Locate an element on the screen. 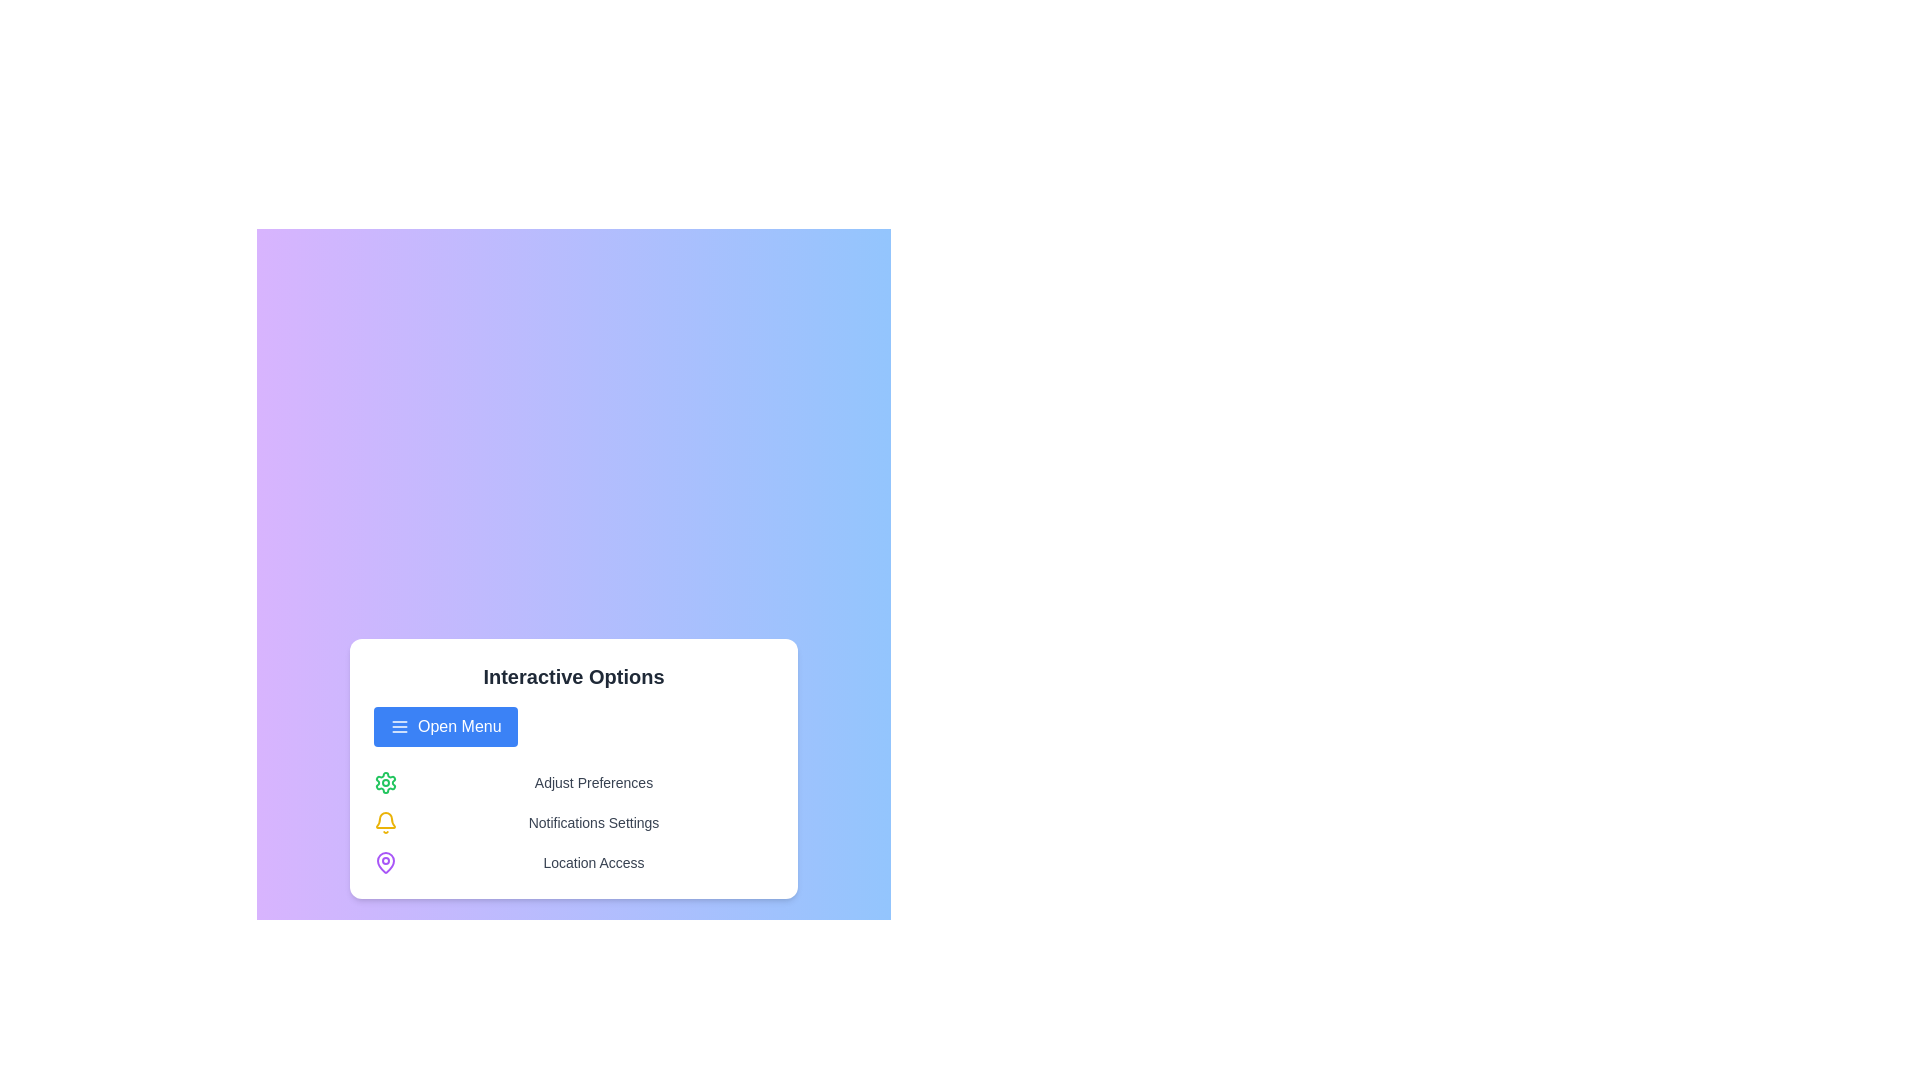 The height and width of the screenshot is (1080, 1920). the label for Notifications Settings, which is positioned in the Interactive Options submenu, below 'Adjust Preferences' and above 'Location Access' is located at coordinates (593, 822).